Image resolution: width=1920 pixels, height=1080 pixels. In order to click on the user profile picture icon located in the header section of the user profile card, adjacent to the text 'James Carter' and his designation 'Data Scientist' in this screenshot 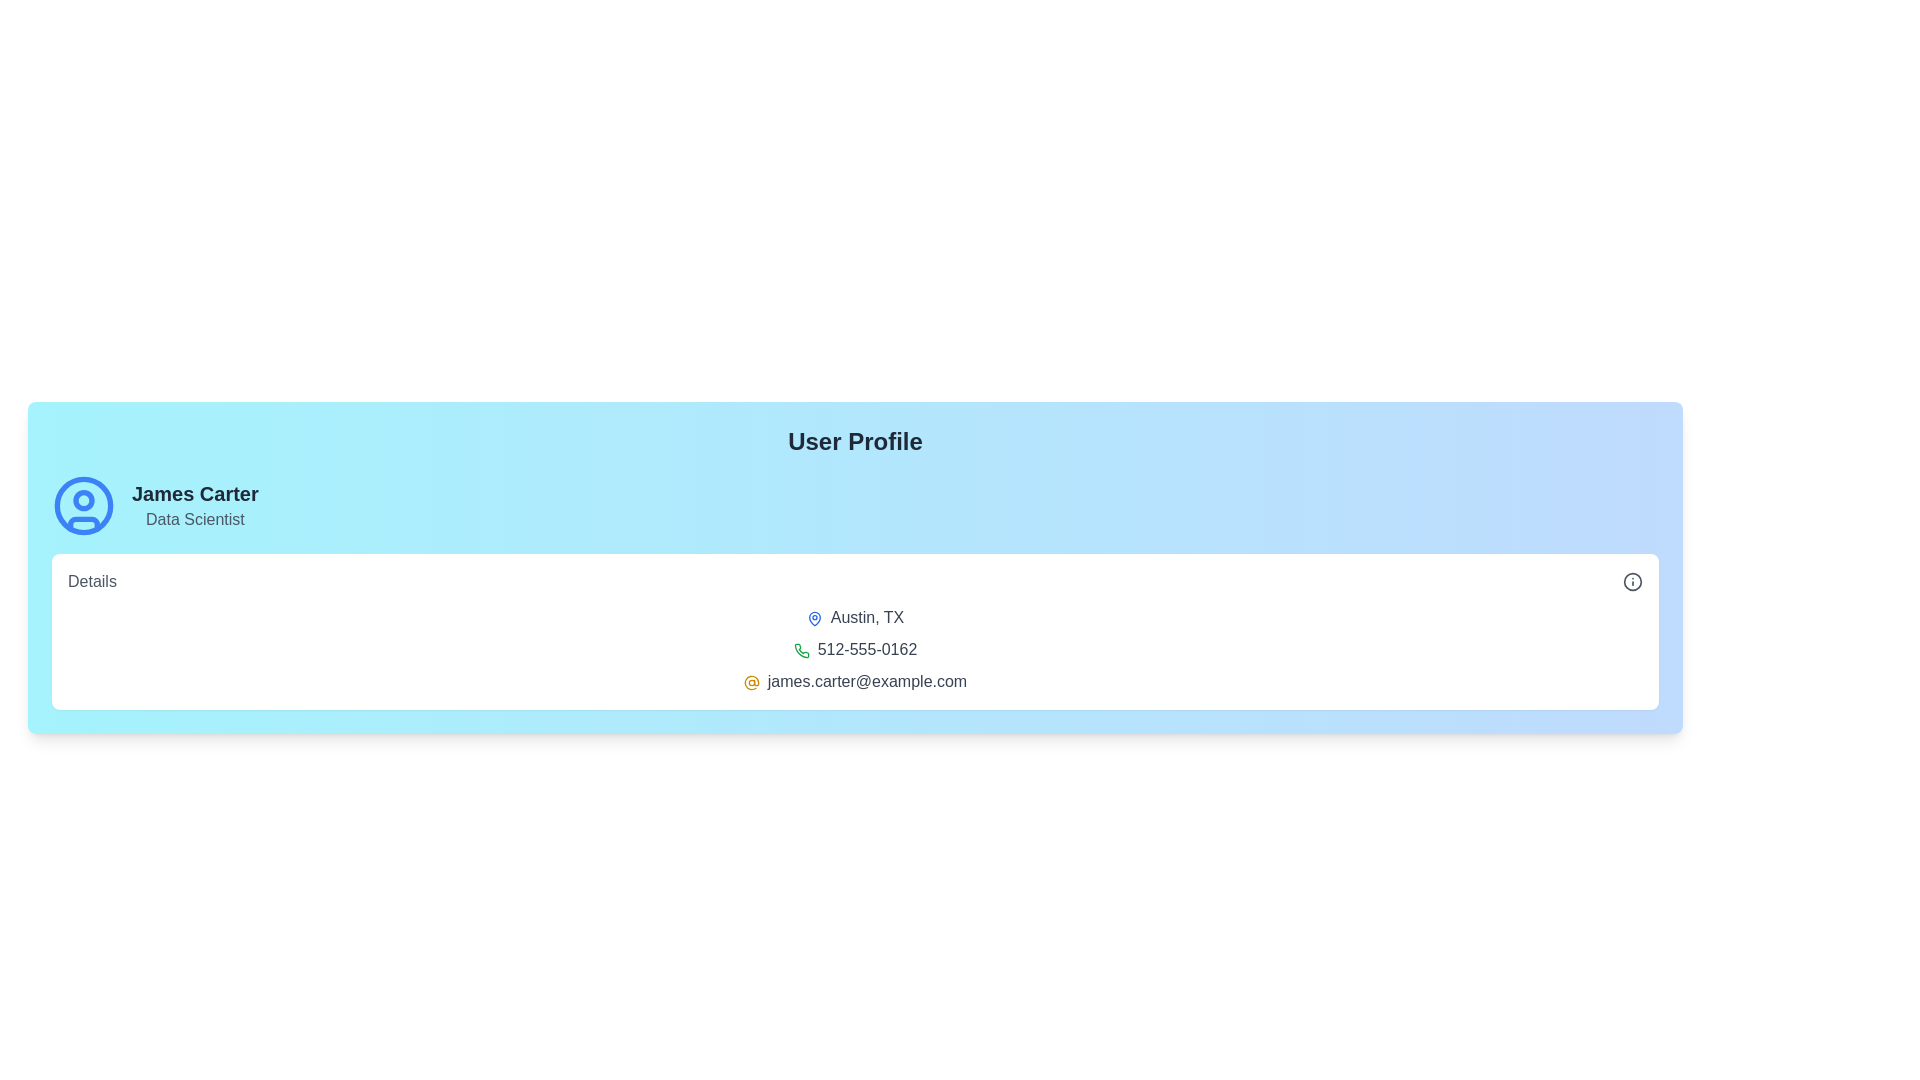, I will do `click(82, 504)`.